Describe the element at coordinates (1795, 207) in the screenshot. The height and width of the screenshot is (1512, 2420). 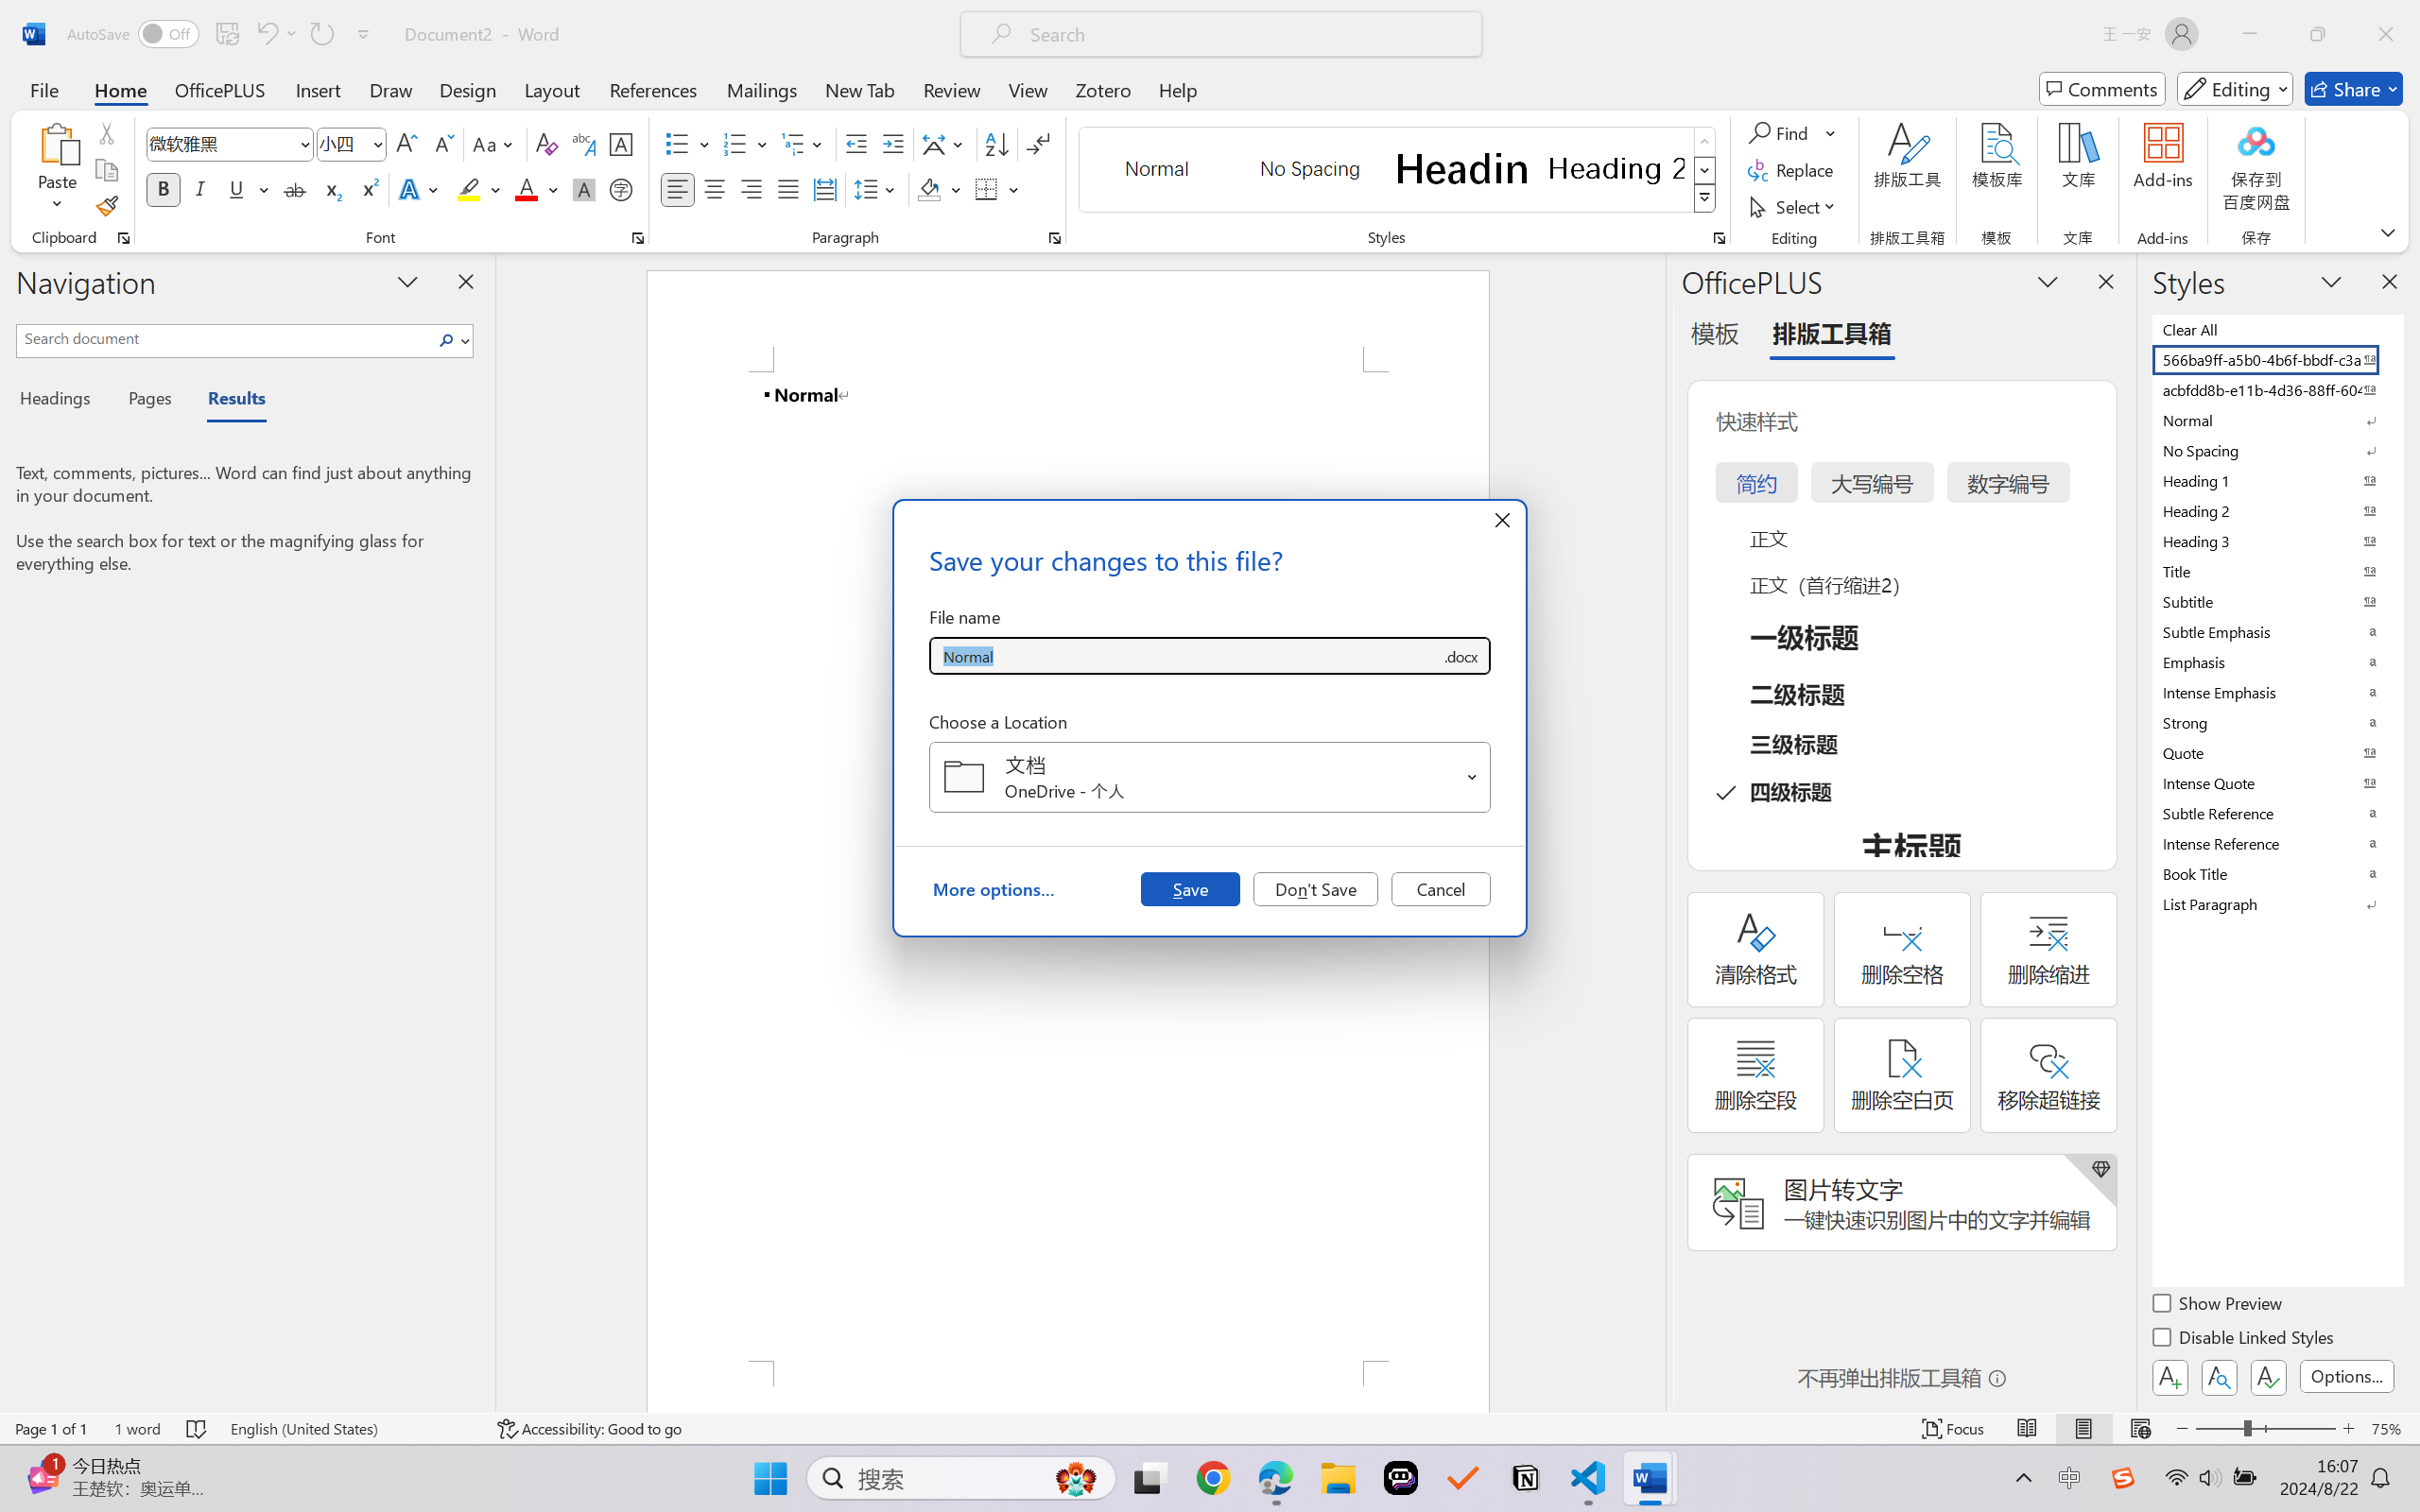
I see `'Select'` at that location.